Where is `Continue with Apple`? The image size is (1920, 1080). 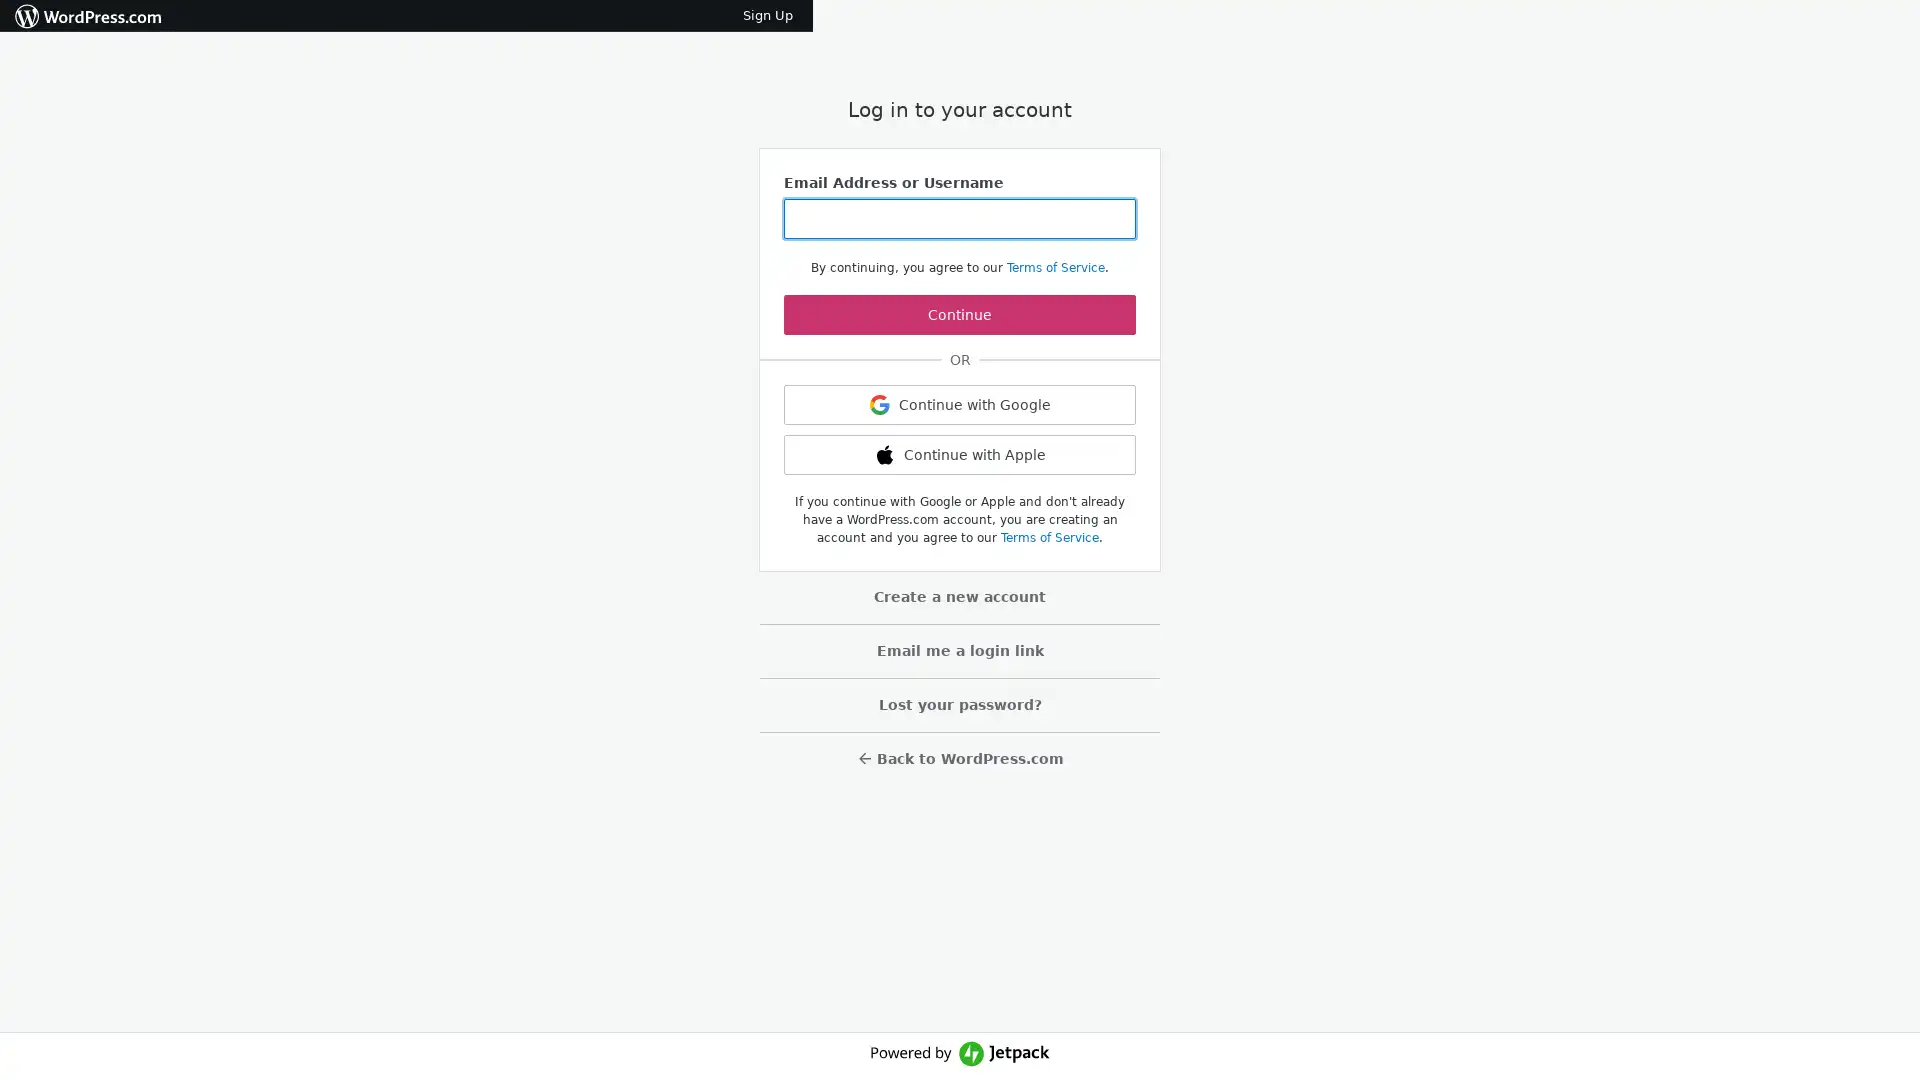
Continue with Apple is located at coordinates (960, 455).